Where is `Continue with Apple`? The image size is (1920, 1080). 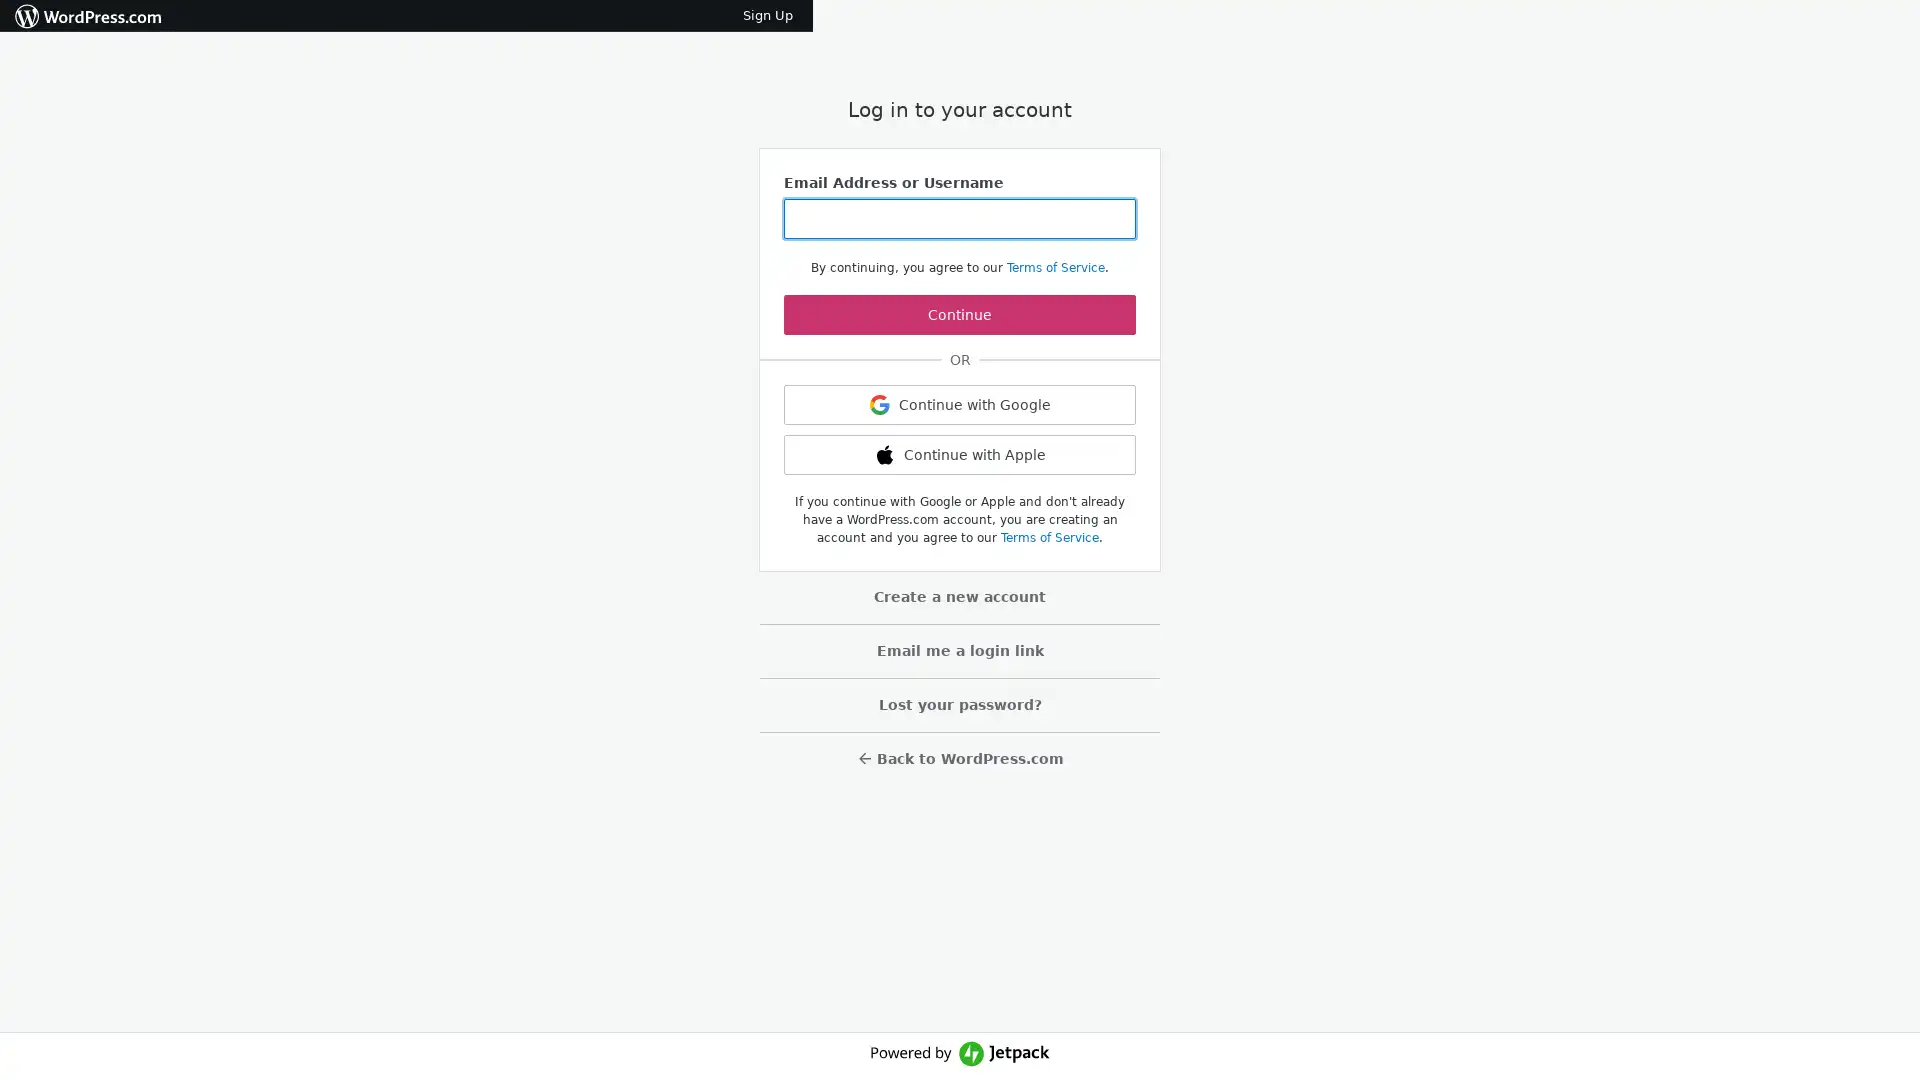
Continue with Apple is located at coordinates (960, 455).